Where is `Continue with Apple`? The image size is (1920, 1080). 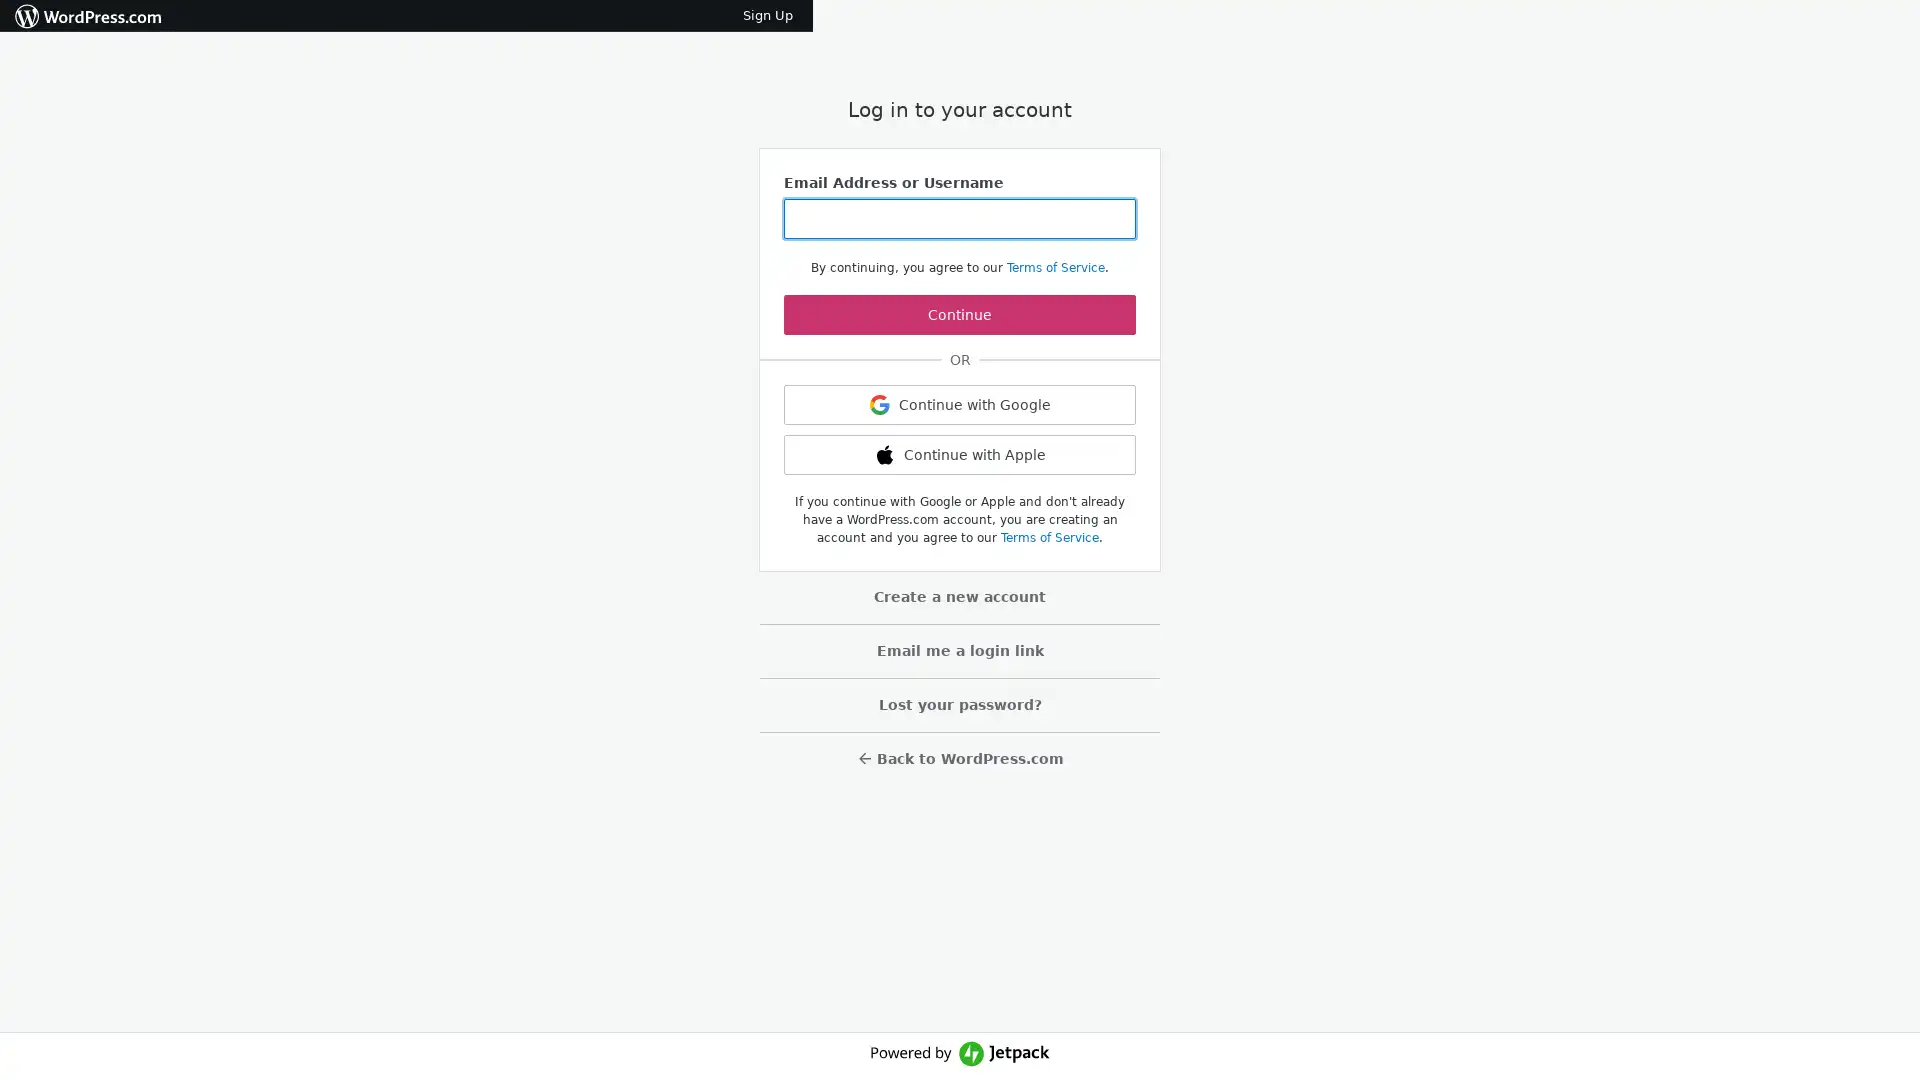
Continue with Apple is located at coordinates (960, 455).